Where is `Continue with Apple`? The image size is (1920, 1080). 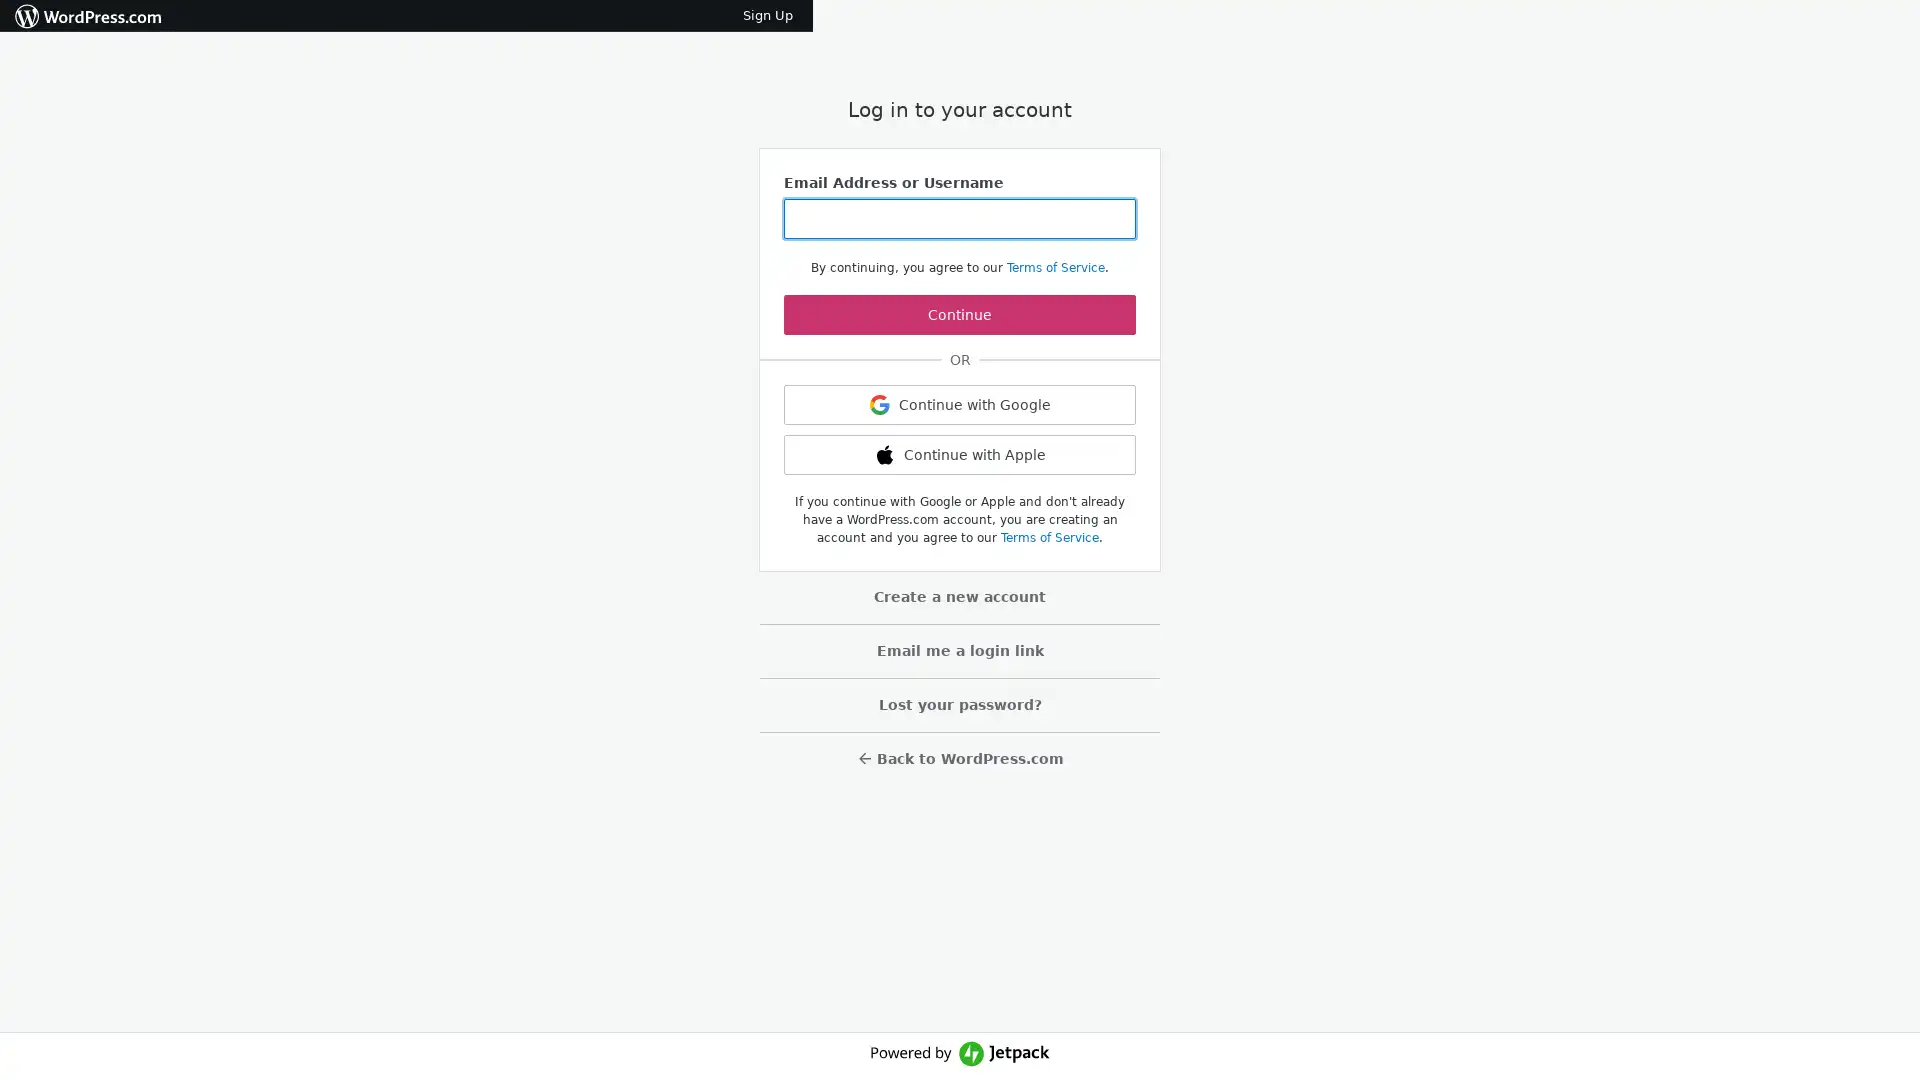
Continue with Apple is located at coordinates (960, 455).